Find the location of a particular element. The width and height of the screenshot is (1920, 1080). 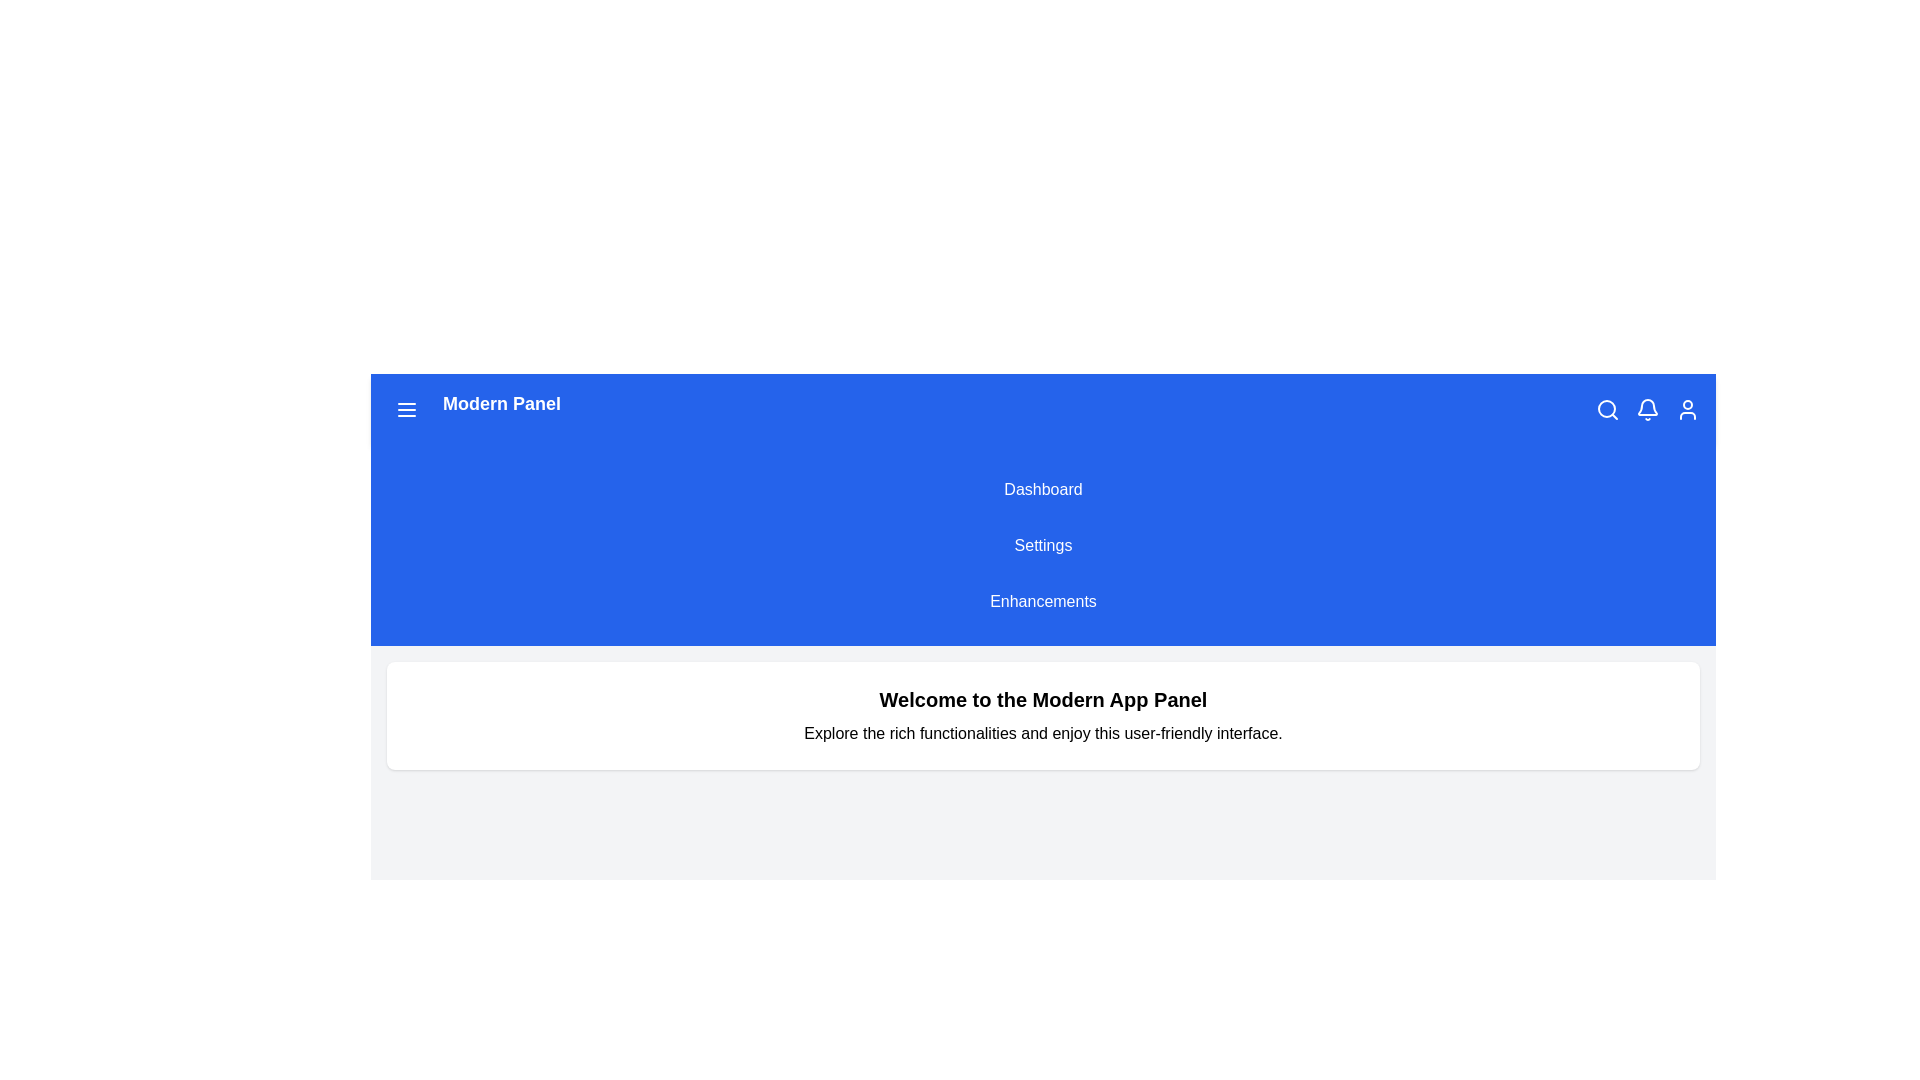

the 'Settings' menu item to navigate to the 'Settings' section is located at coordinates (1042, 546).